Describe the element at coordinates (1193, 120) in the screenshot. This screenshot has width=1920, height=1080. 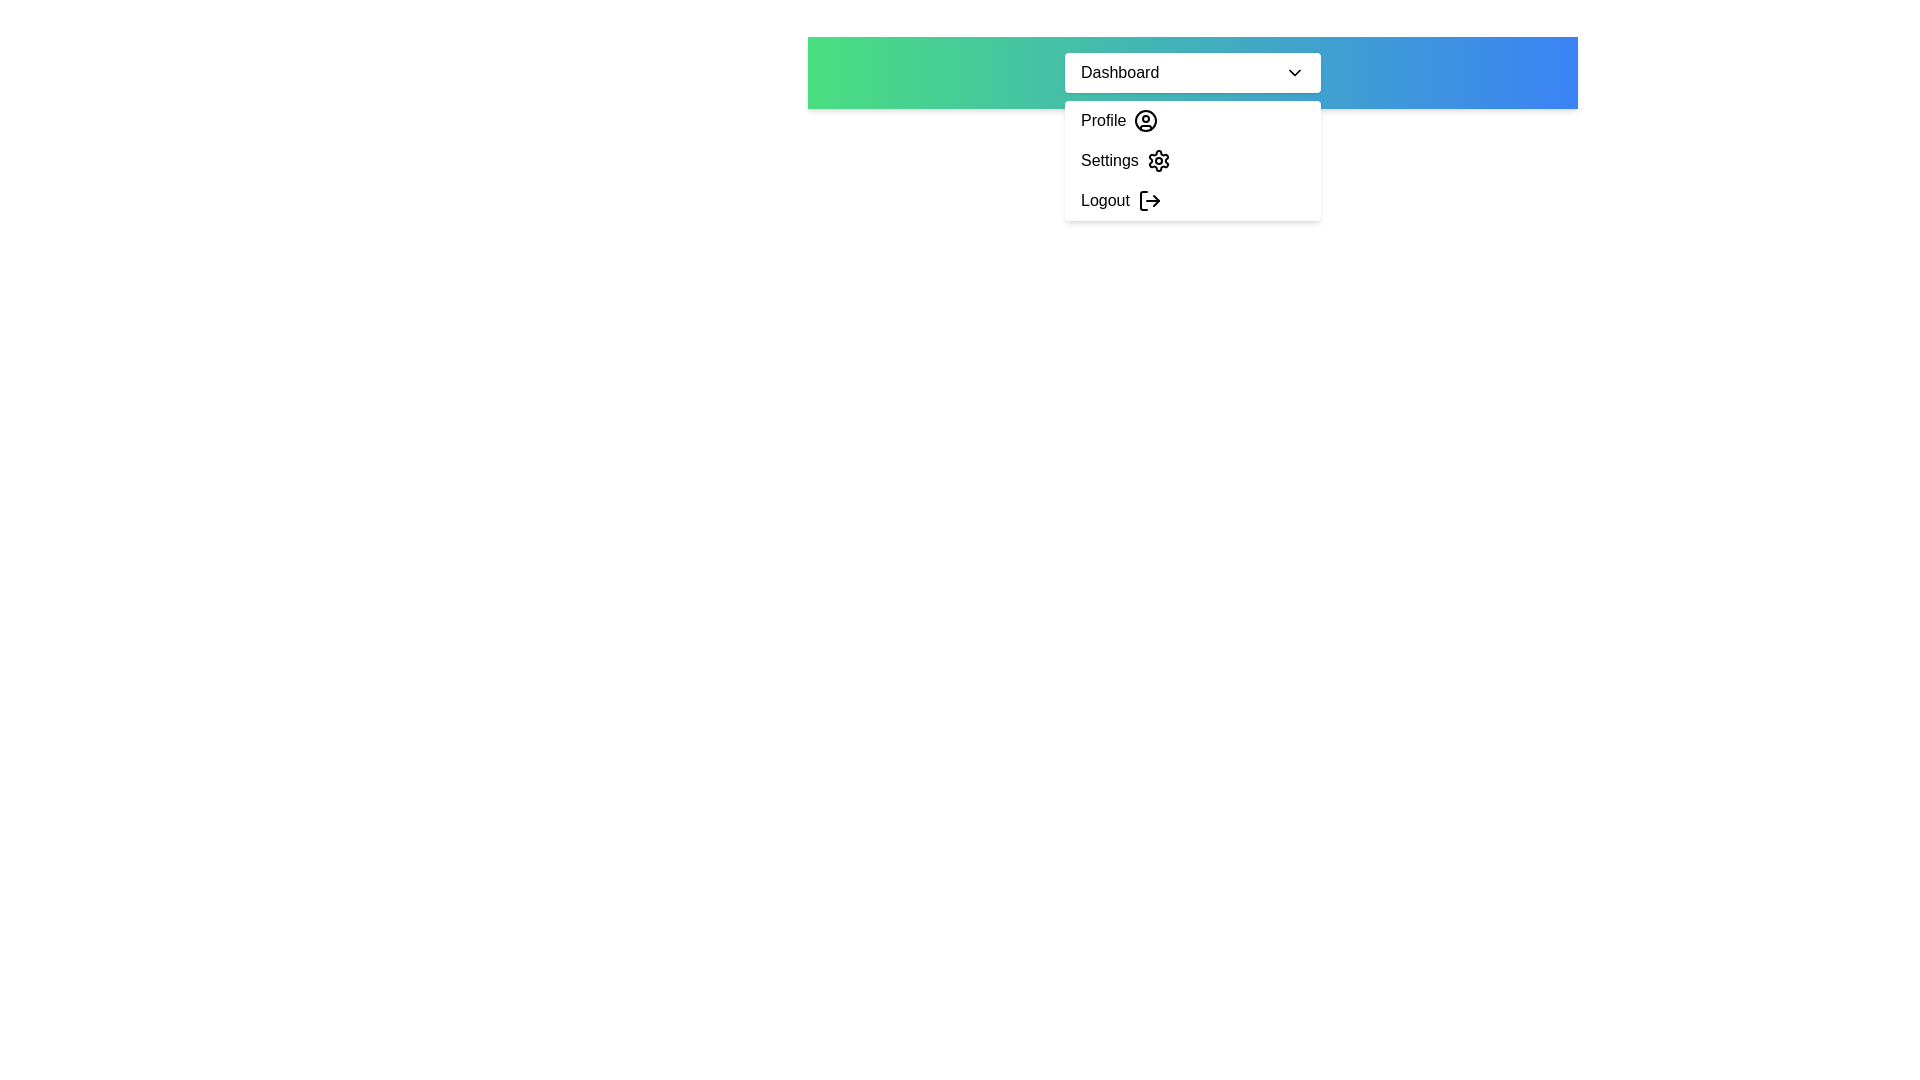
I see `the 'Profile' option in the dropdown menu` at that location.